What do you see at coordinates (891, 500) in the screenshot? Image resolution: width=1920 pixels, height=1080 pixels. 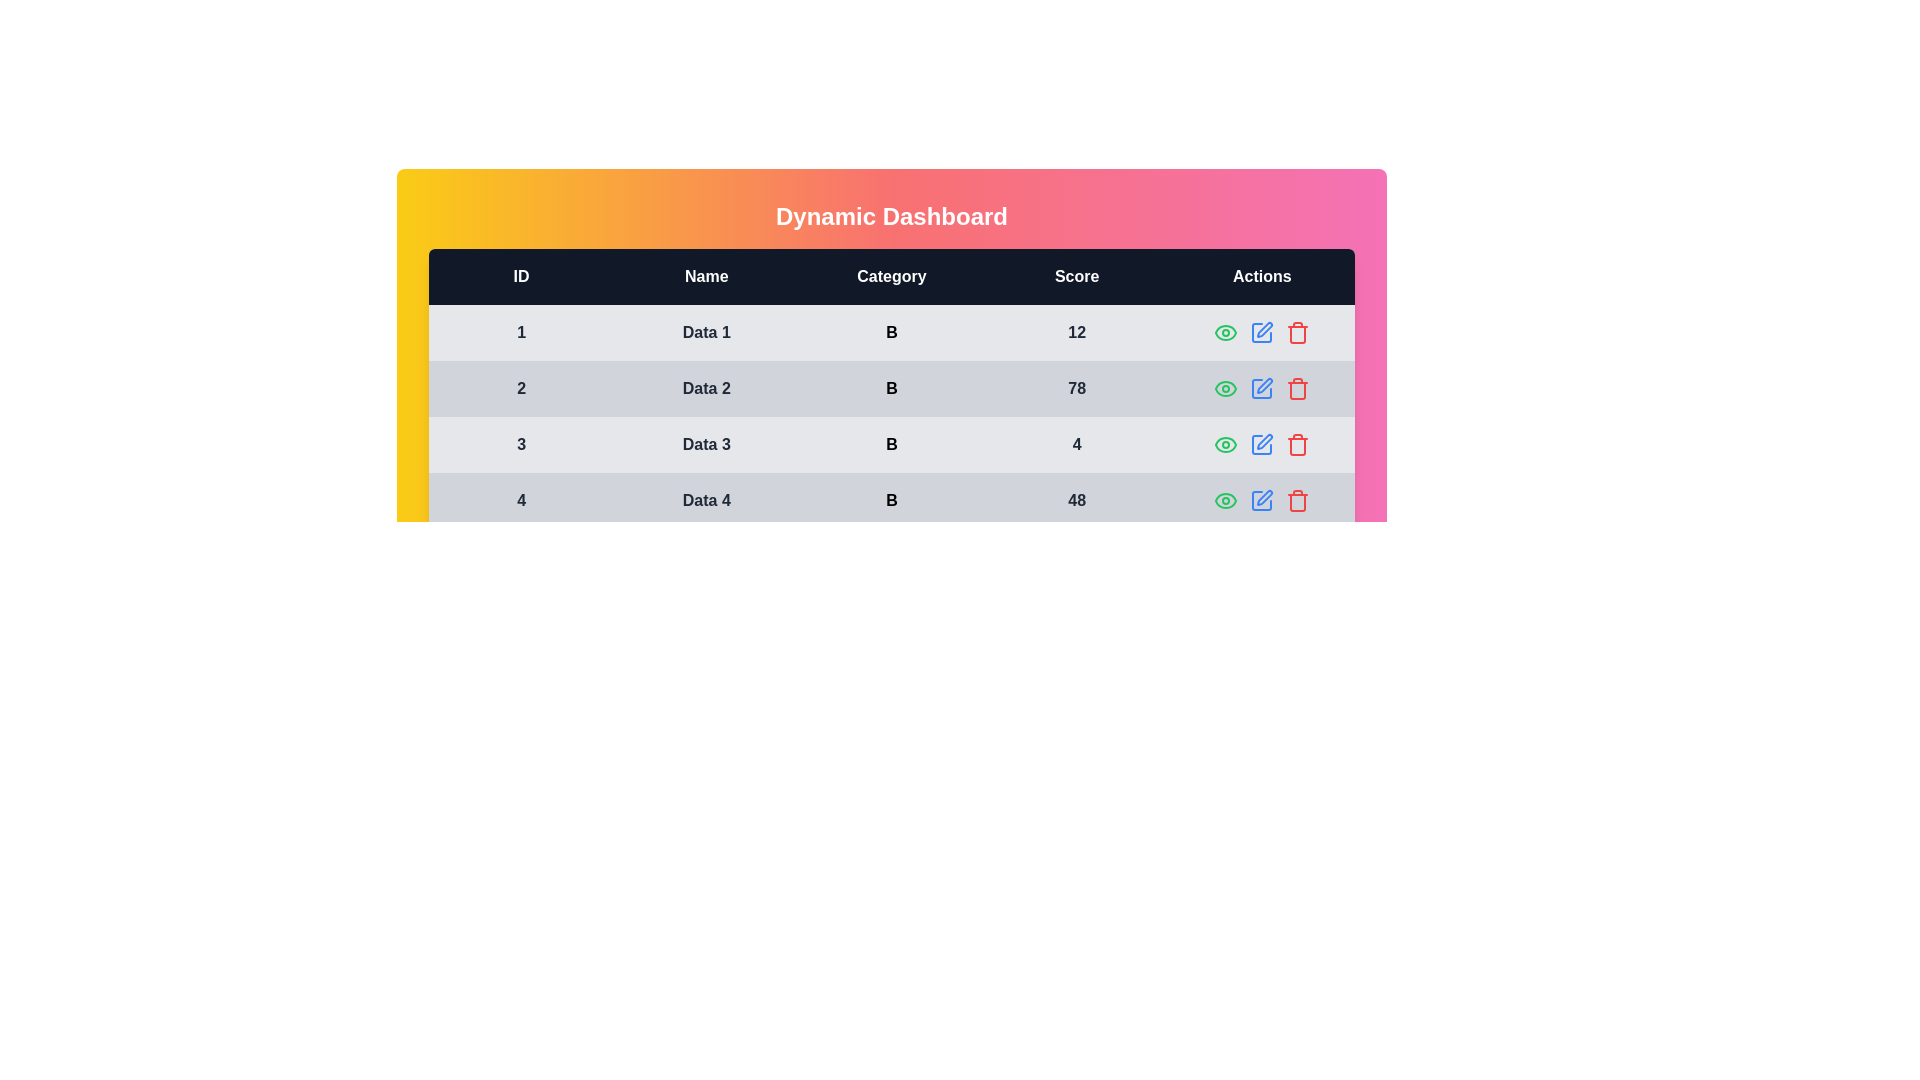 I see `the row corresponding to 4` at bounding box center [891, 500].